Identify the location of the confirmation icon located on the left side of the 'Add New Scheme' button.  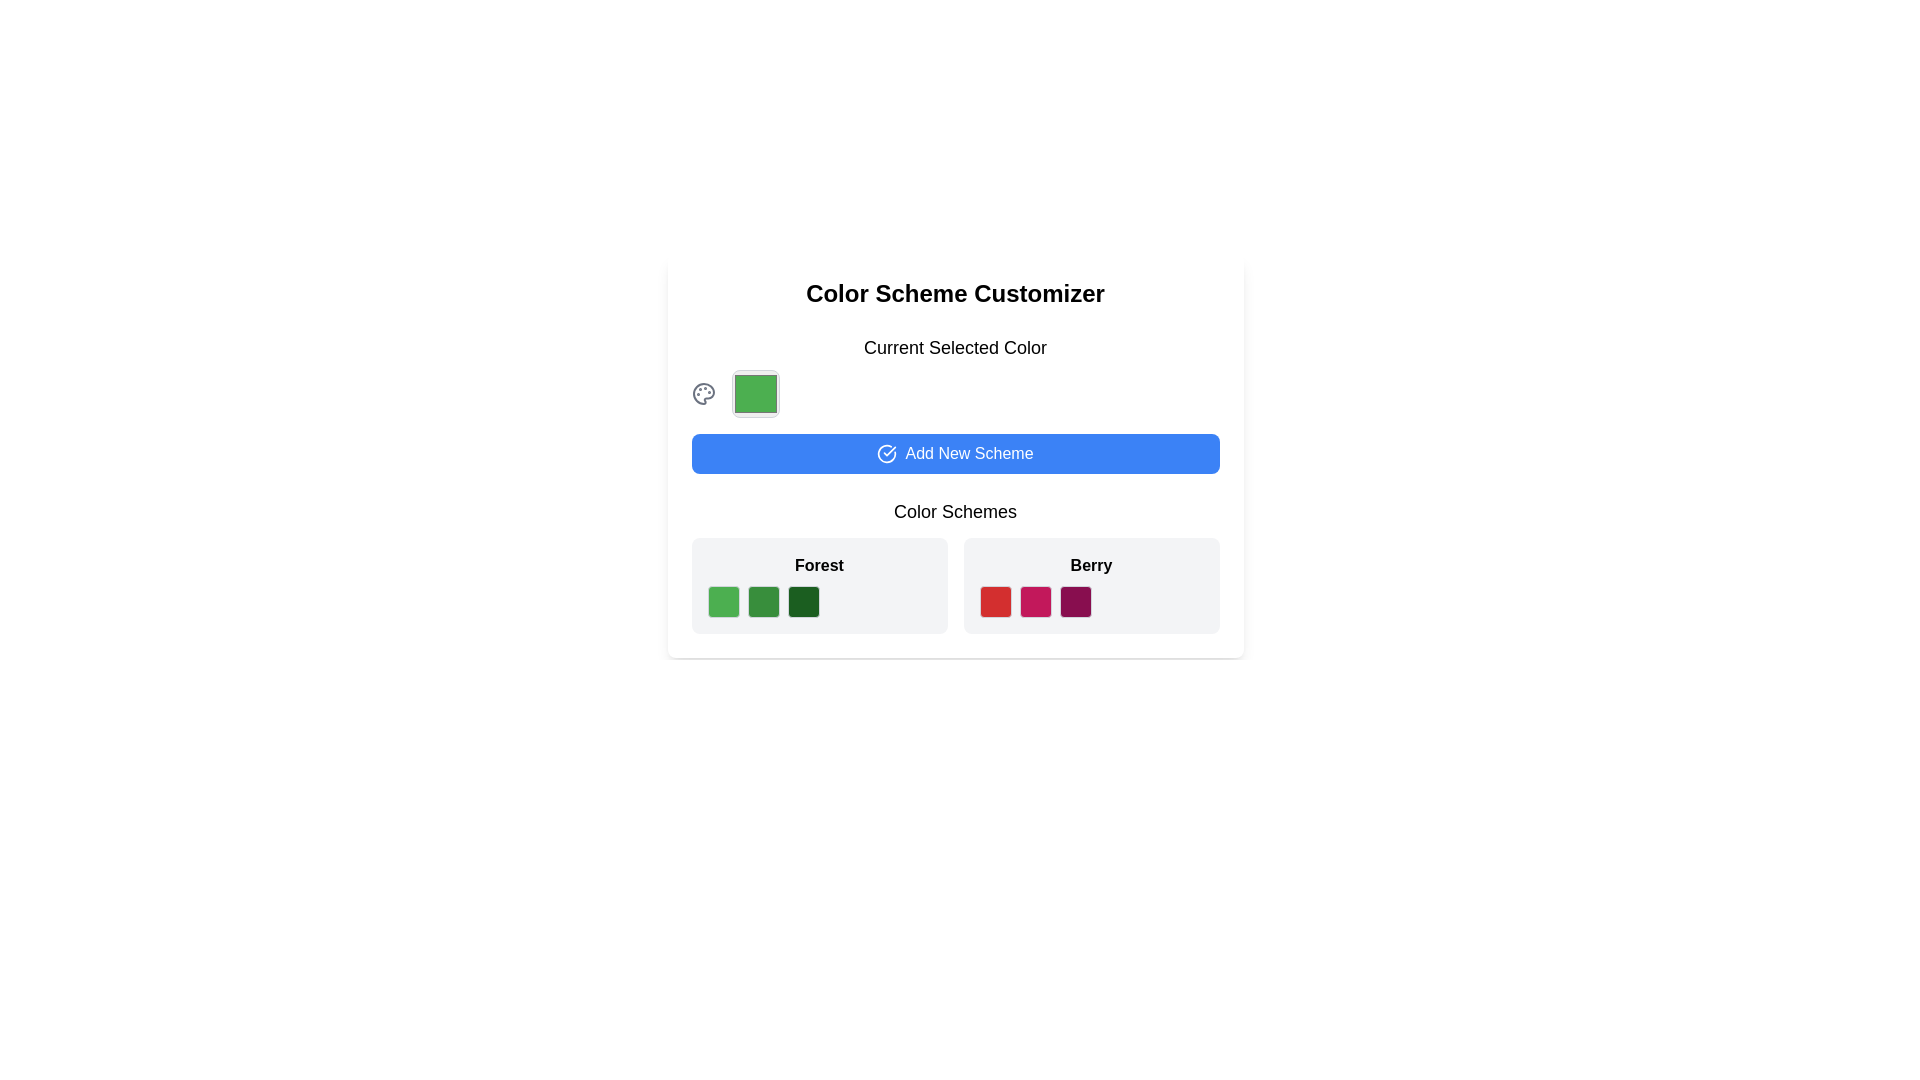
(886, 454).